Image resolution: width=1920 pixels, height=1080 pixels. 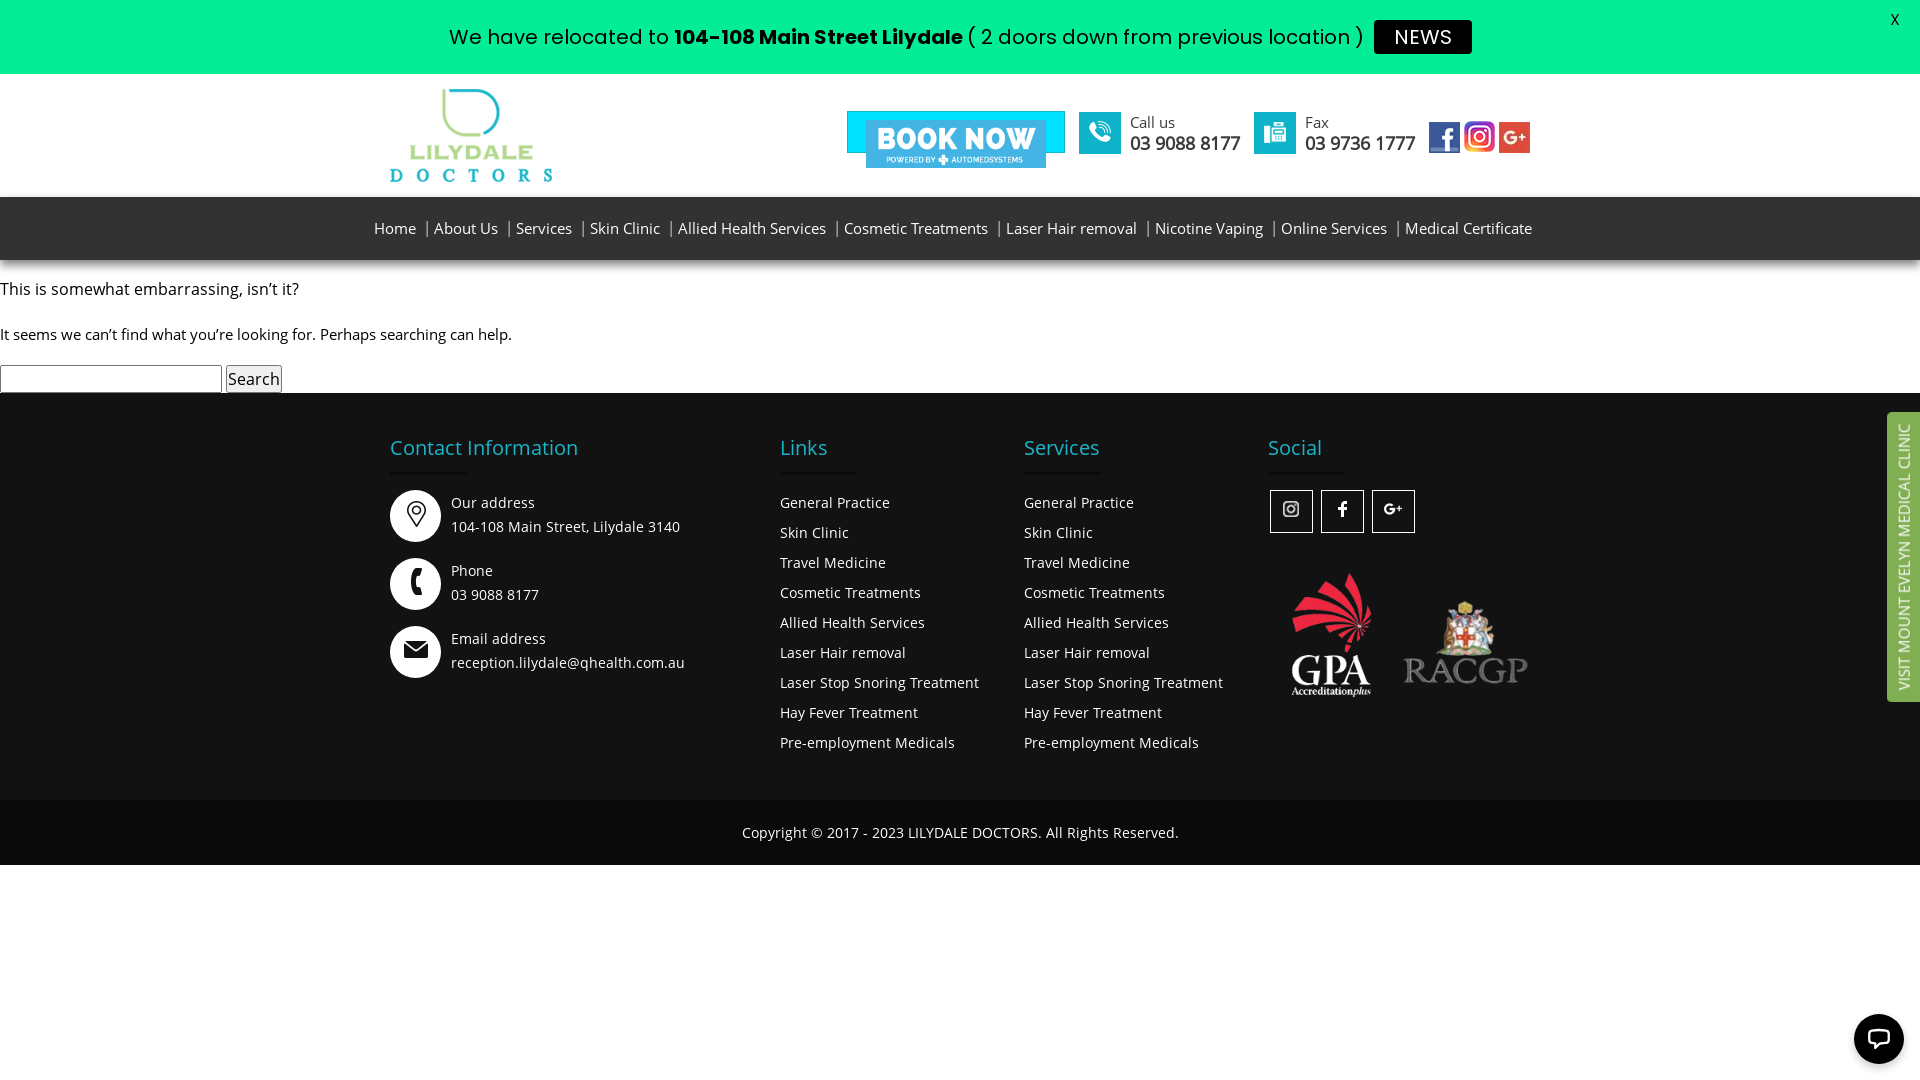 I want to click on 'Medical Certificate', so click(x=1468, y=227).